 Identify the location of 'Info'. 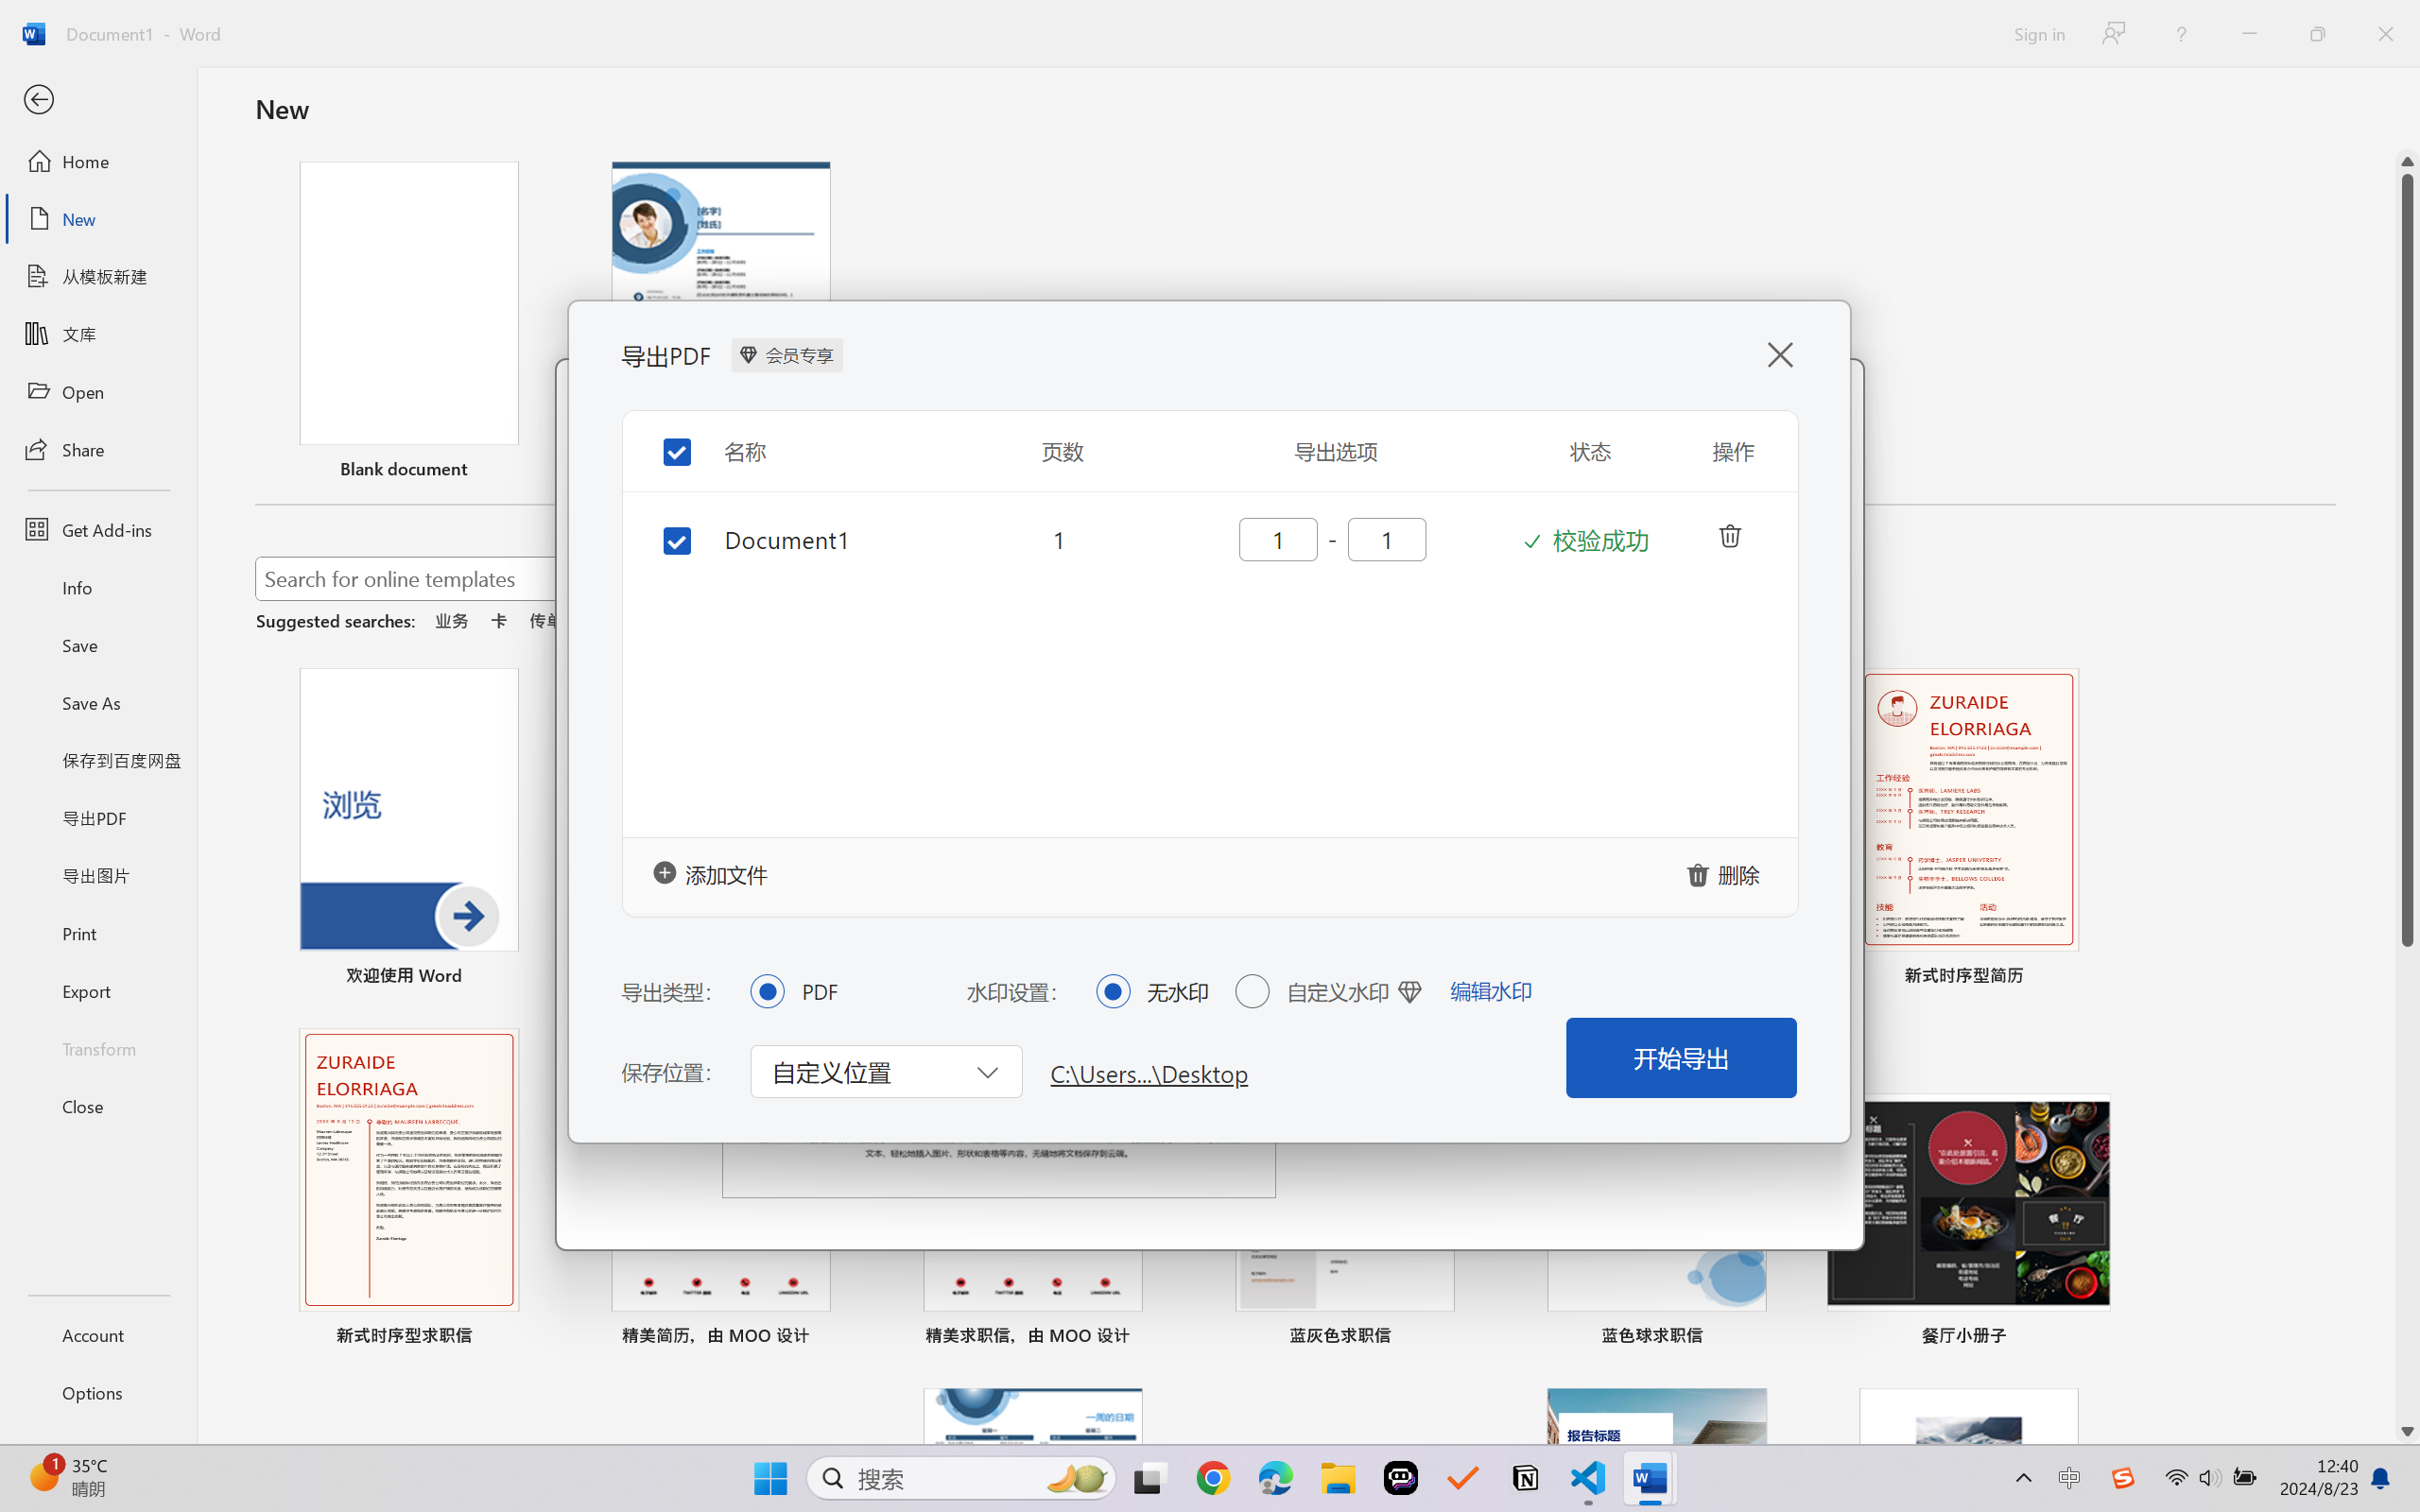
(97, 586).